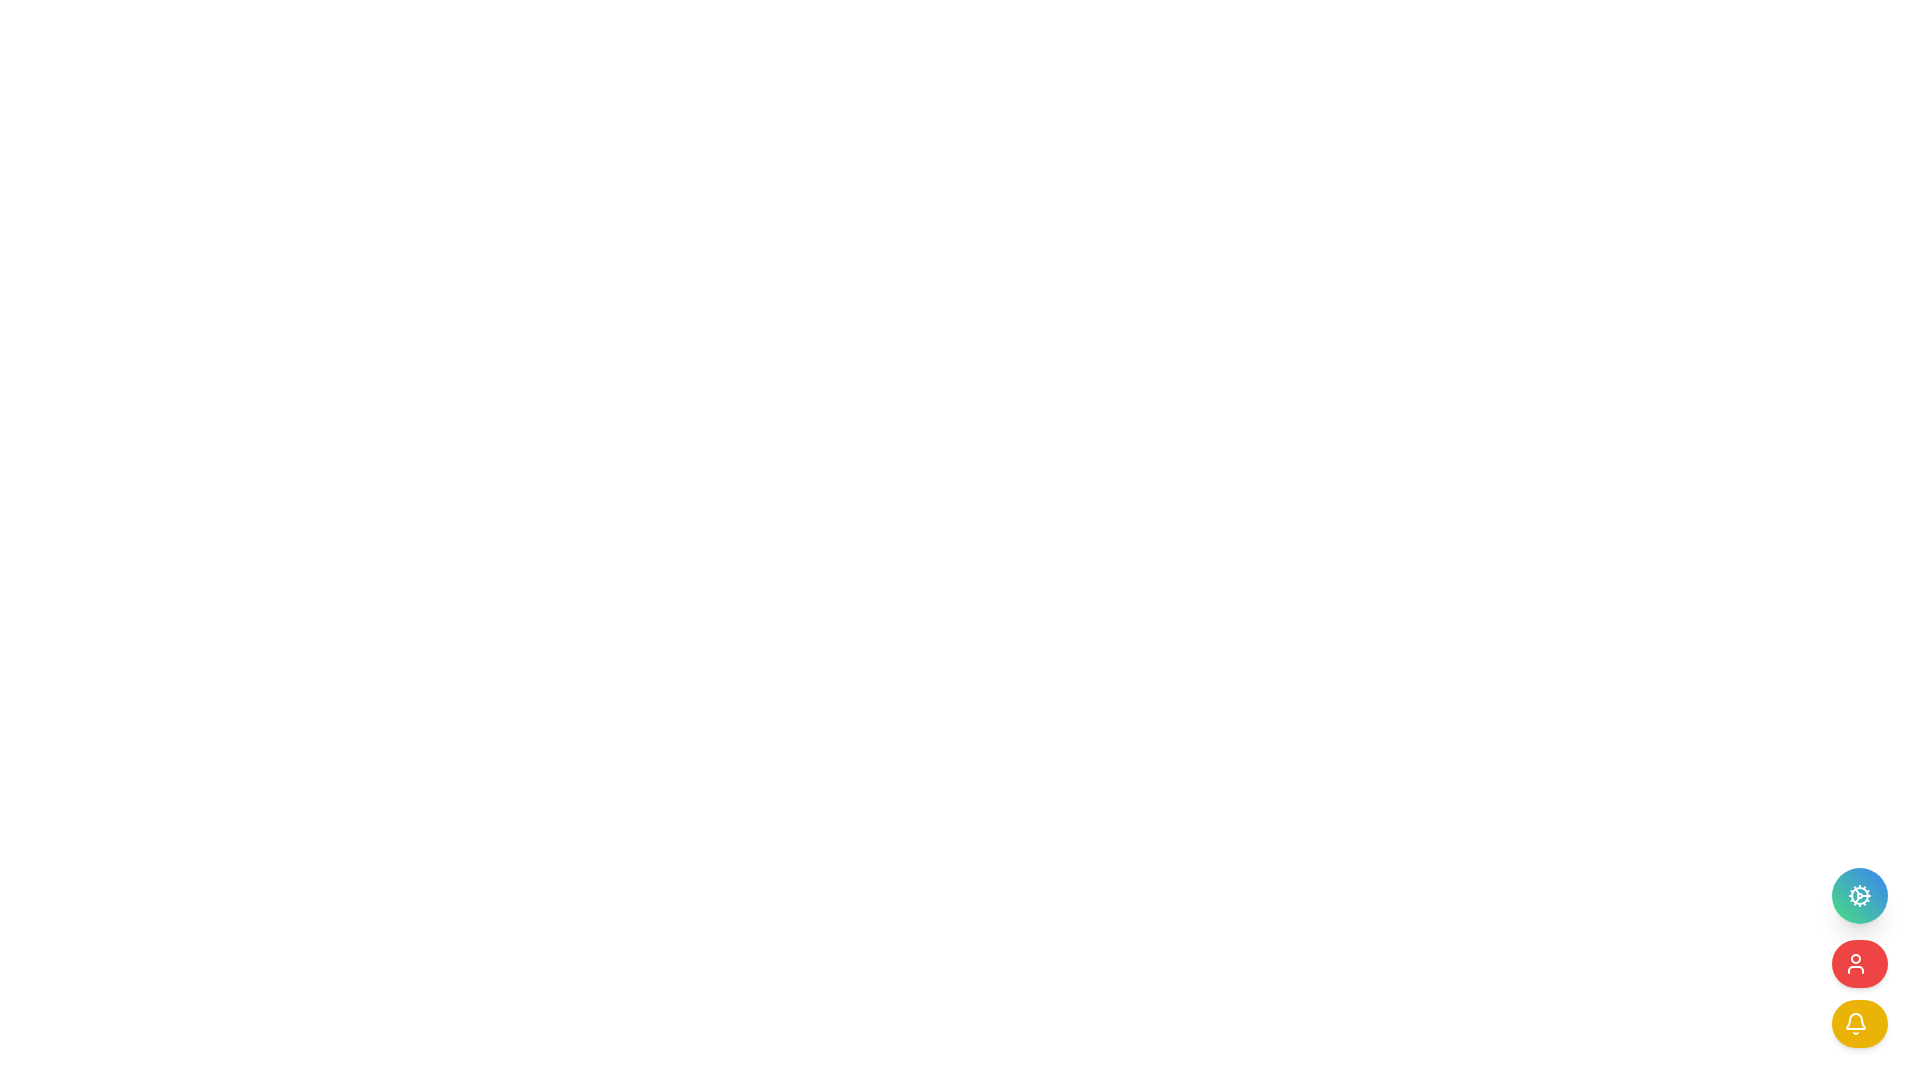 This screenshot has height=1080, width=1920. What do you see at coordinates (1855, 963) in the screenshot?
I see `the user-related functionalities icon located within the second circular button in a vertical list of three buttons, situated between a blue gear icon button above and a yellow bell icon button below` at bounding box center [1855, 963].